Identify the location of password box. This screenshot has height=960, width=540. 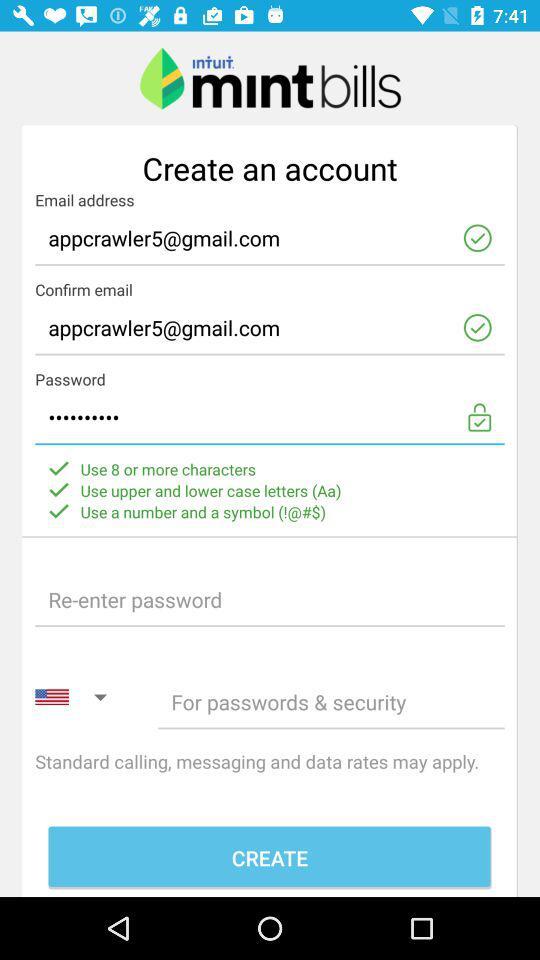
(270, 599).